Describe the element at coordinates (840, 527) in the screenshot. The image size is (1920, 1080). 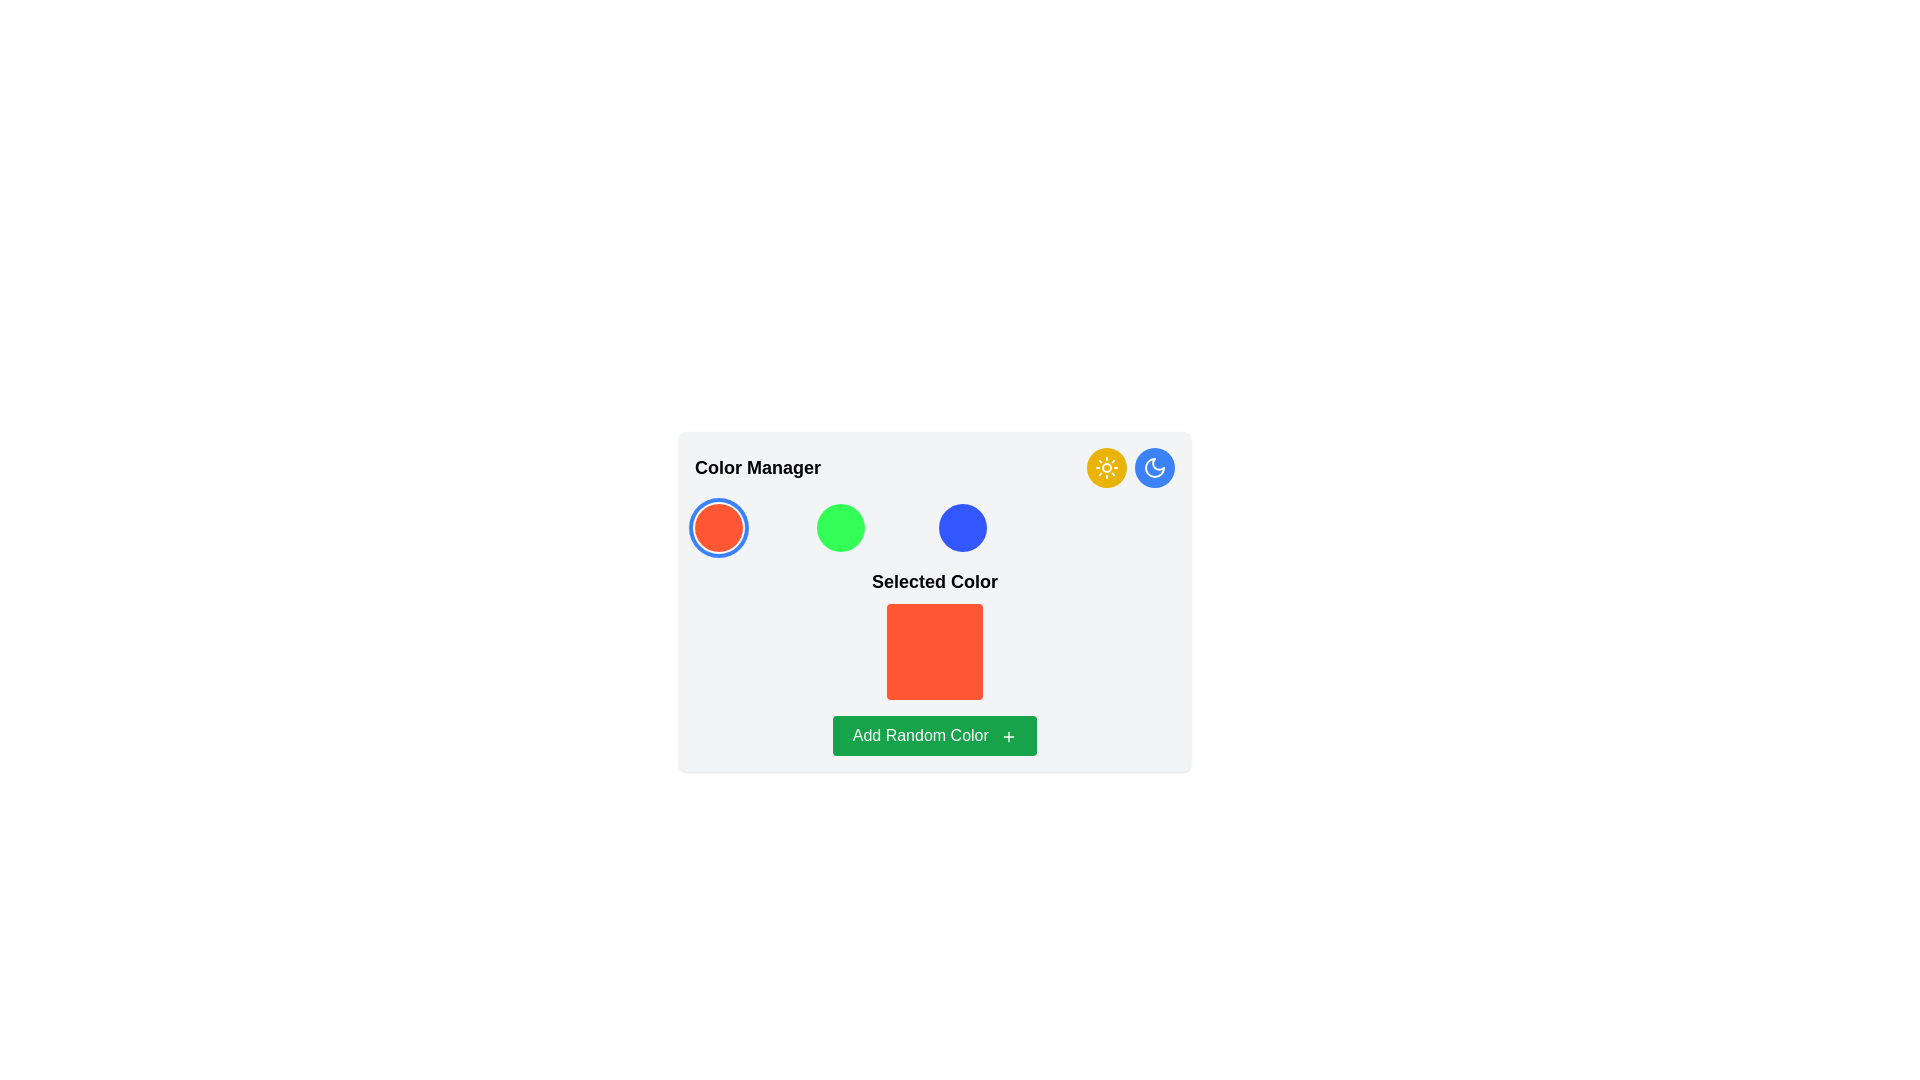
I see `the circular green color selector button in the color manager UI` at that location.